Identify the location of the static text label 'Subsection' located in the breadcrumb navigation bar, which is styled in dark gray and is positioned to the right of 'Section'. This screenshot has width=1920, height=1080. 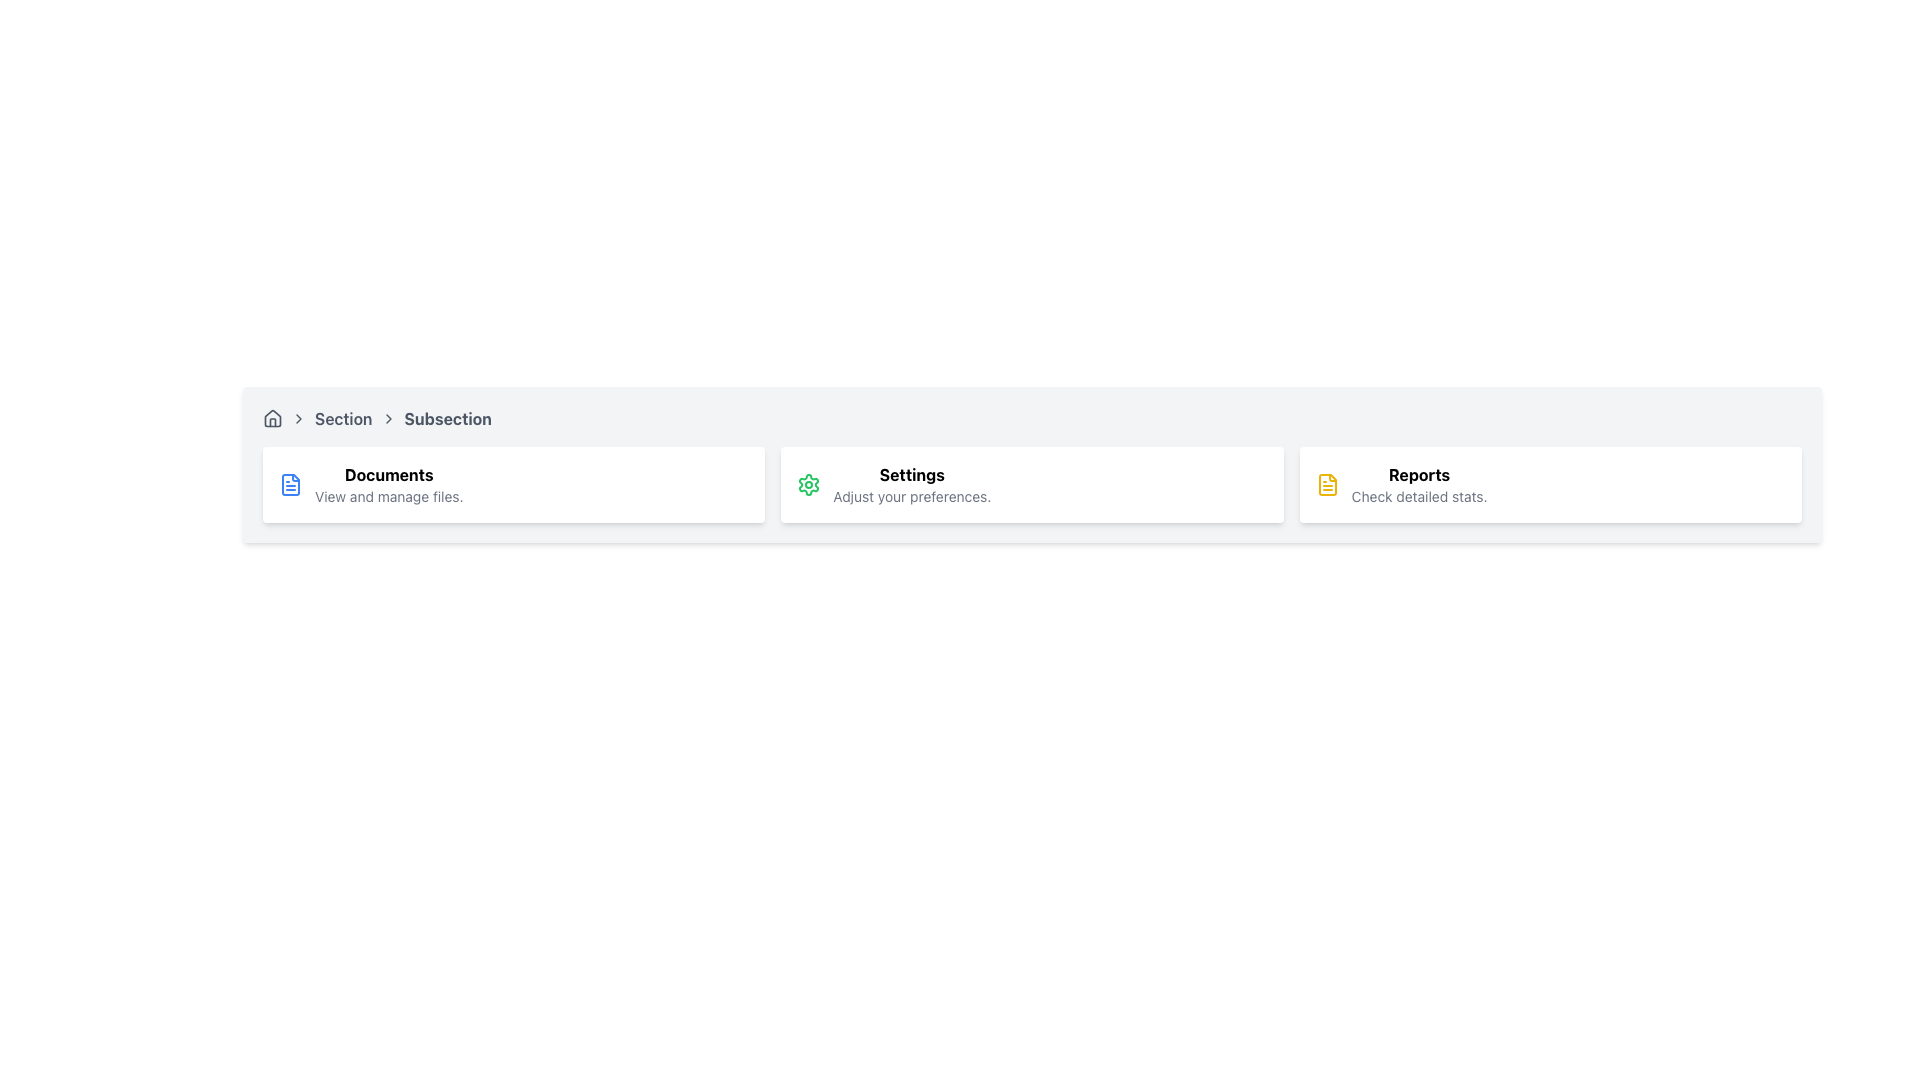
(447, 418).